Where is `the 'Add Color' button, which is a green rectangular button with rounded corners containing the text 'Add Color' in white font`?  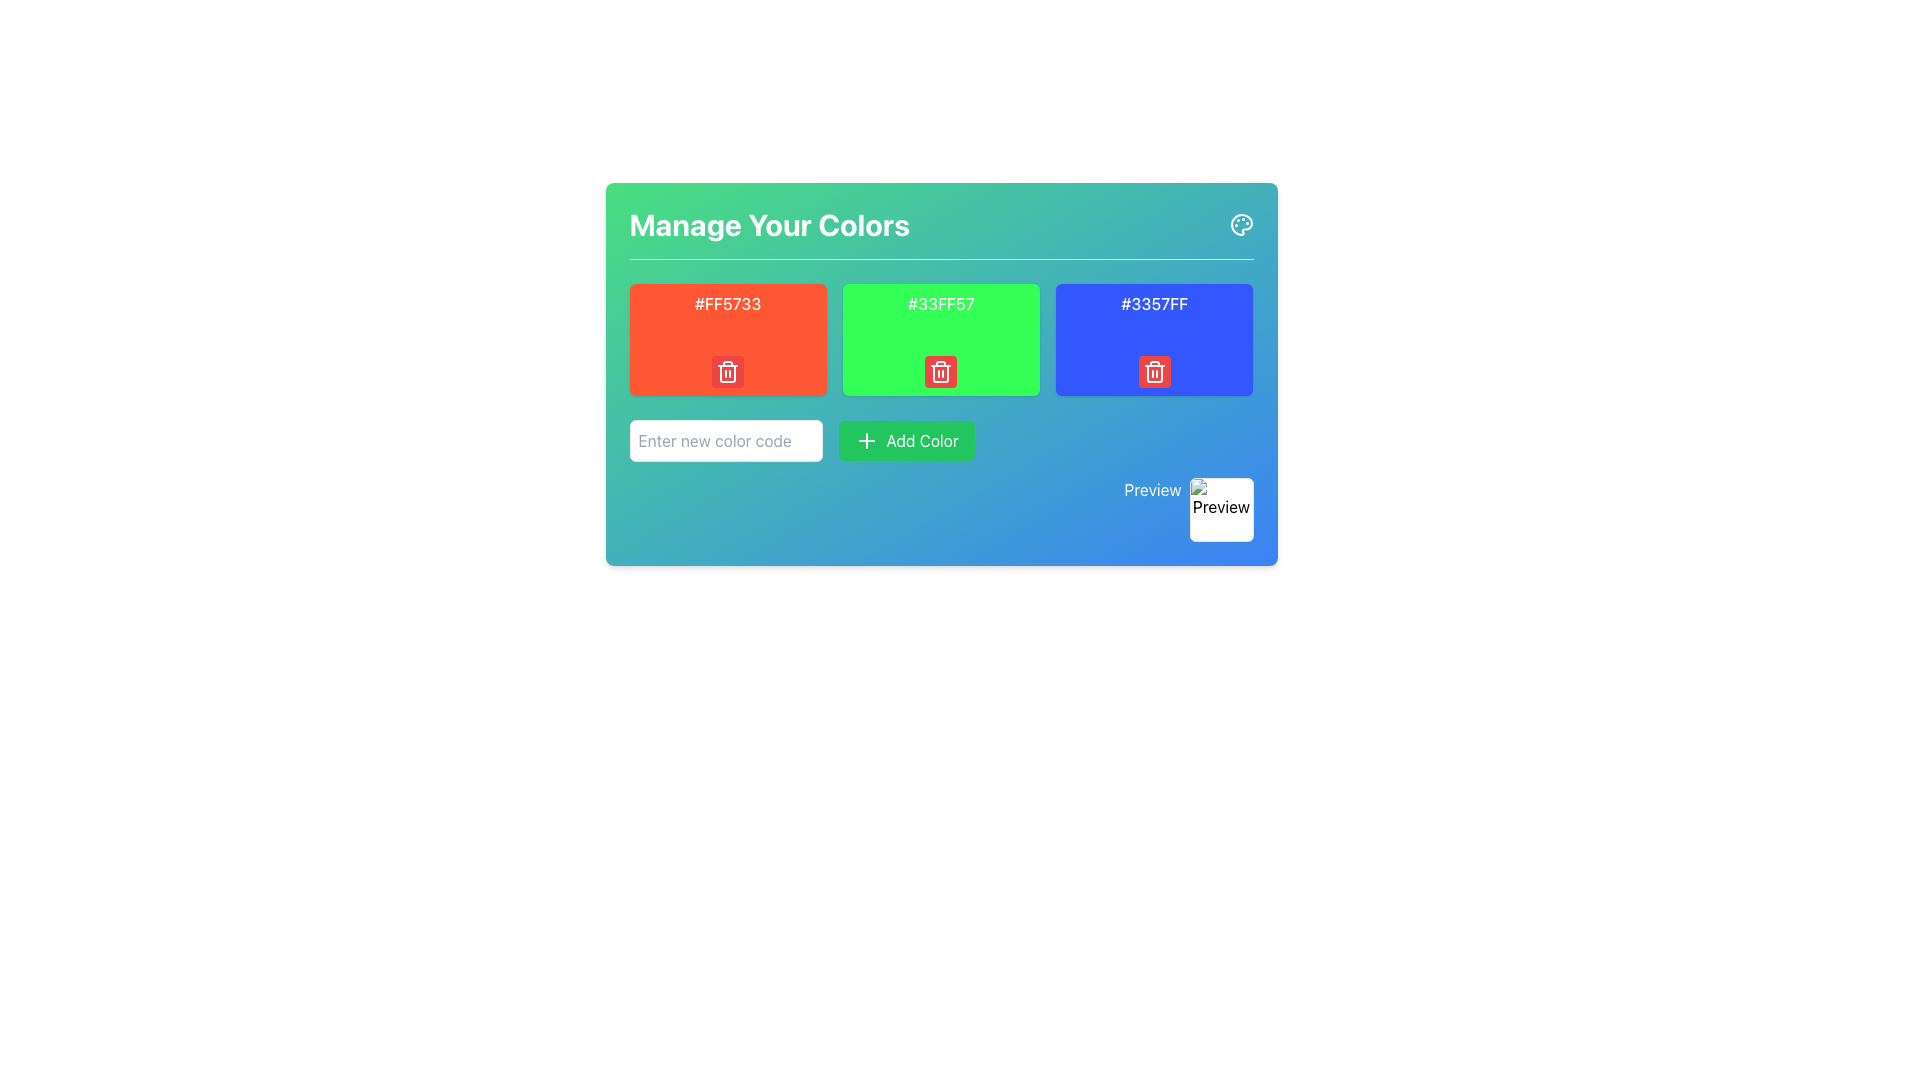
the 'Add Color' button, which is a green rectangular button with rounded corners containing the text 'Add Color' in white font is located at coordinates (920, 439).